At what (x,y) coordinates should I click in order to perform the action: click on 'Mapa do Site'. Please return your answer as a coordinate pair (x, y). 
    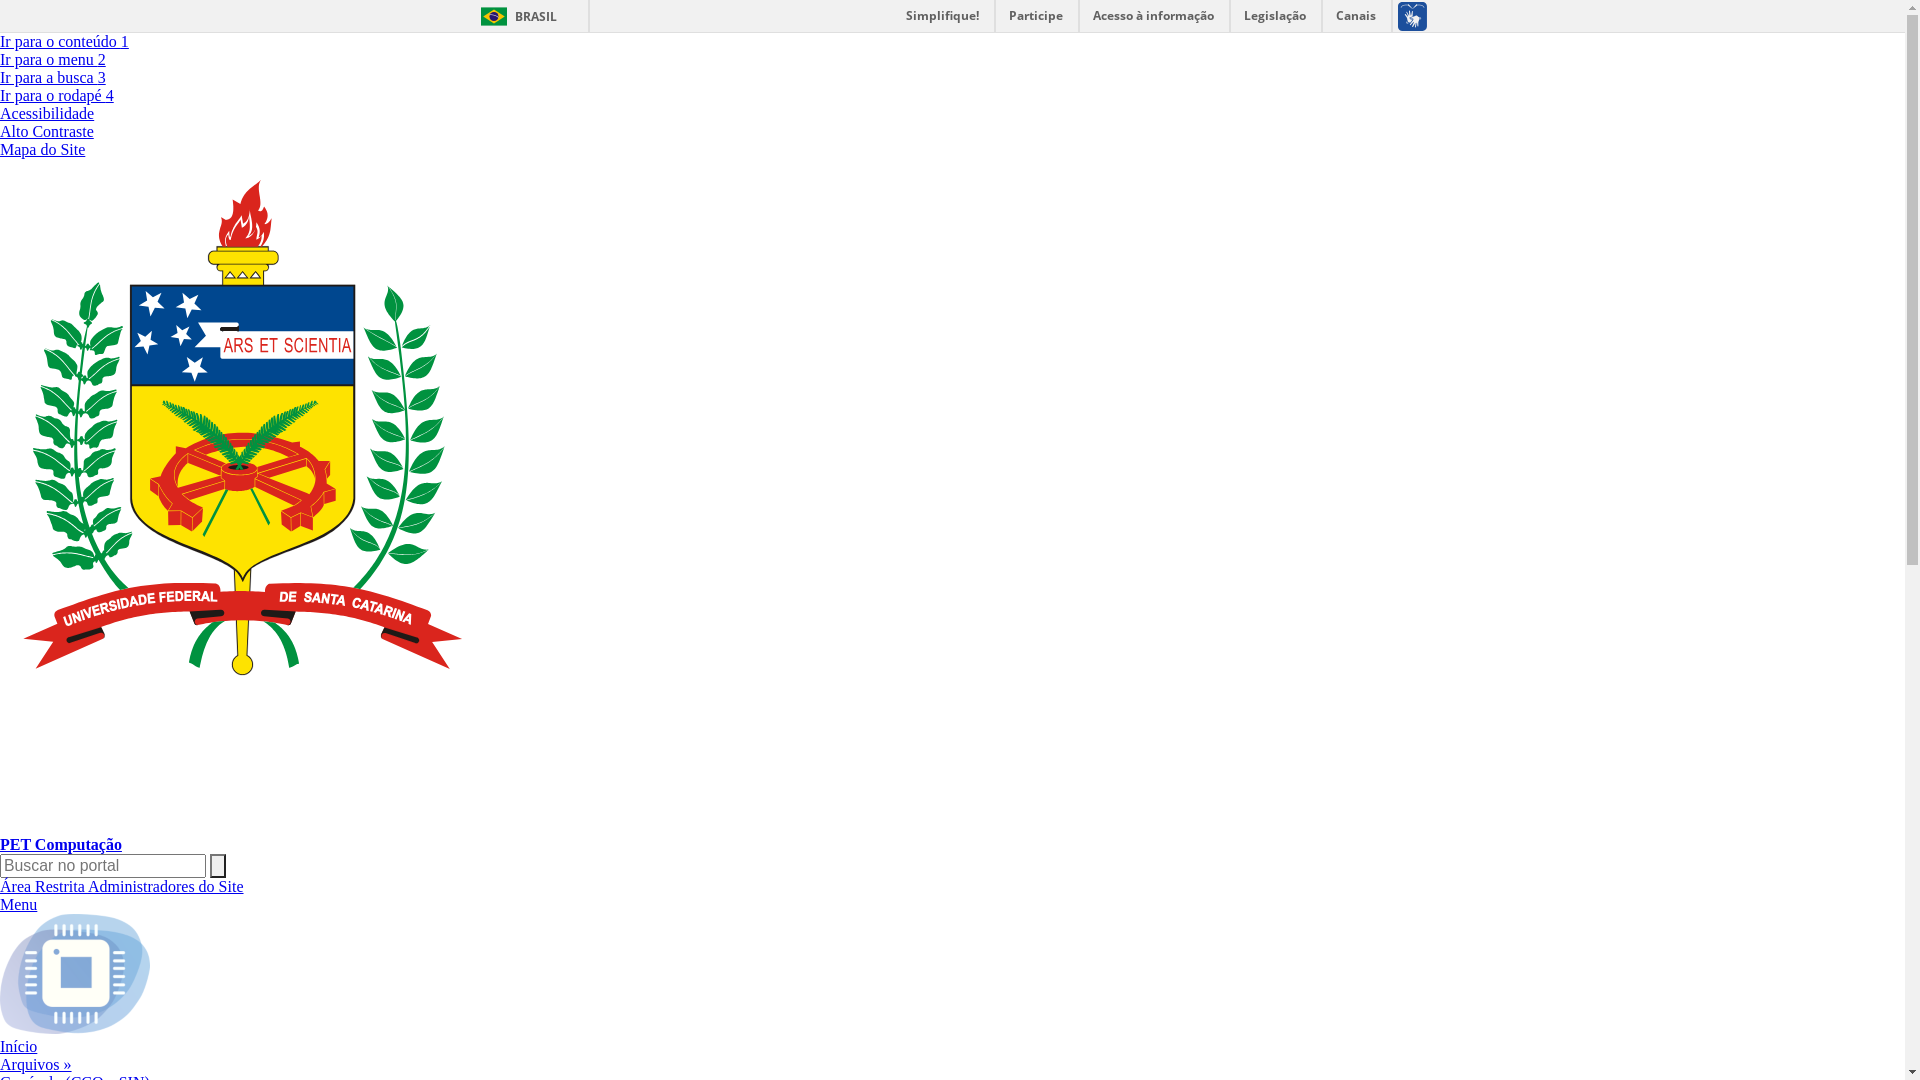
    Looking at the image, I should click on (42, 148).